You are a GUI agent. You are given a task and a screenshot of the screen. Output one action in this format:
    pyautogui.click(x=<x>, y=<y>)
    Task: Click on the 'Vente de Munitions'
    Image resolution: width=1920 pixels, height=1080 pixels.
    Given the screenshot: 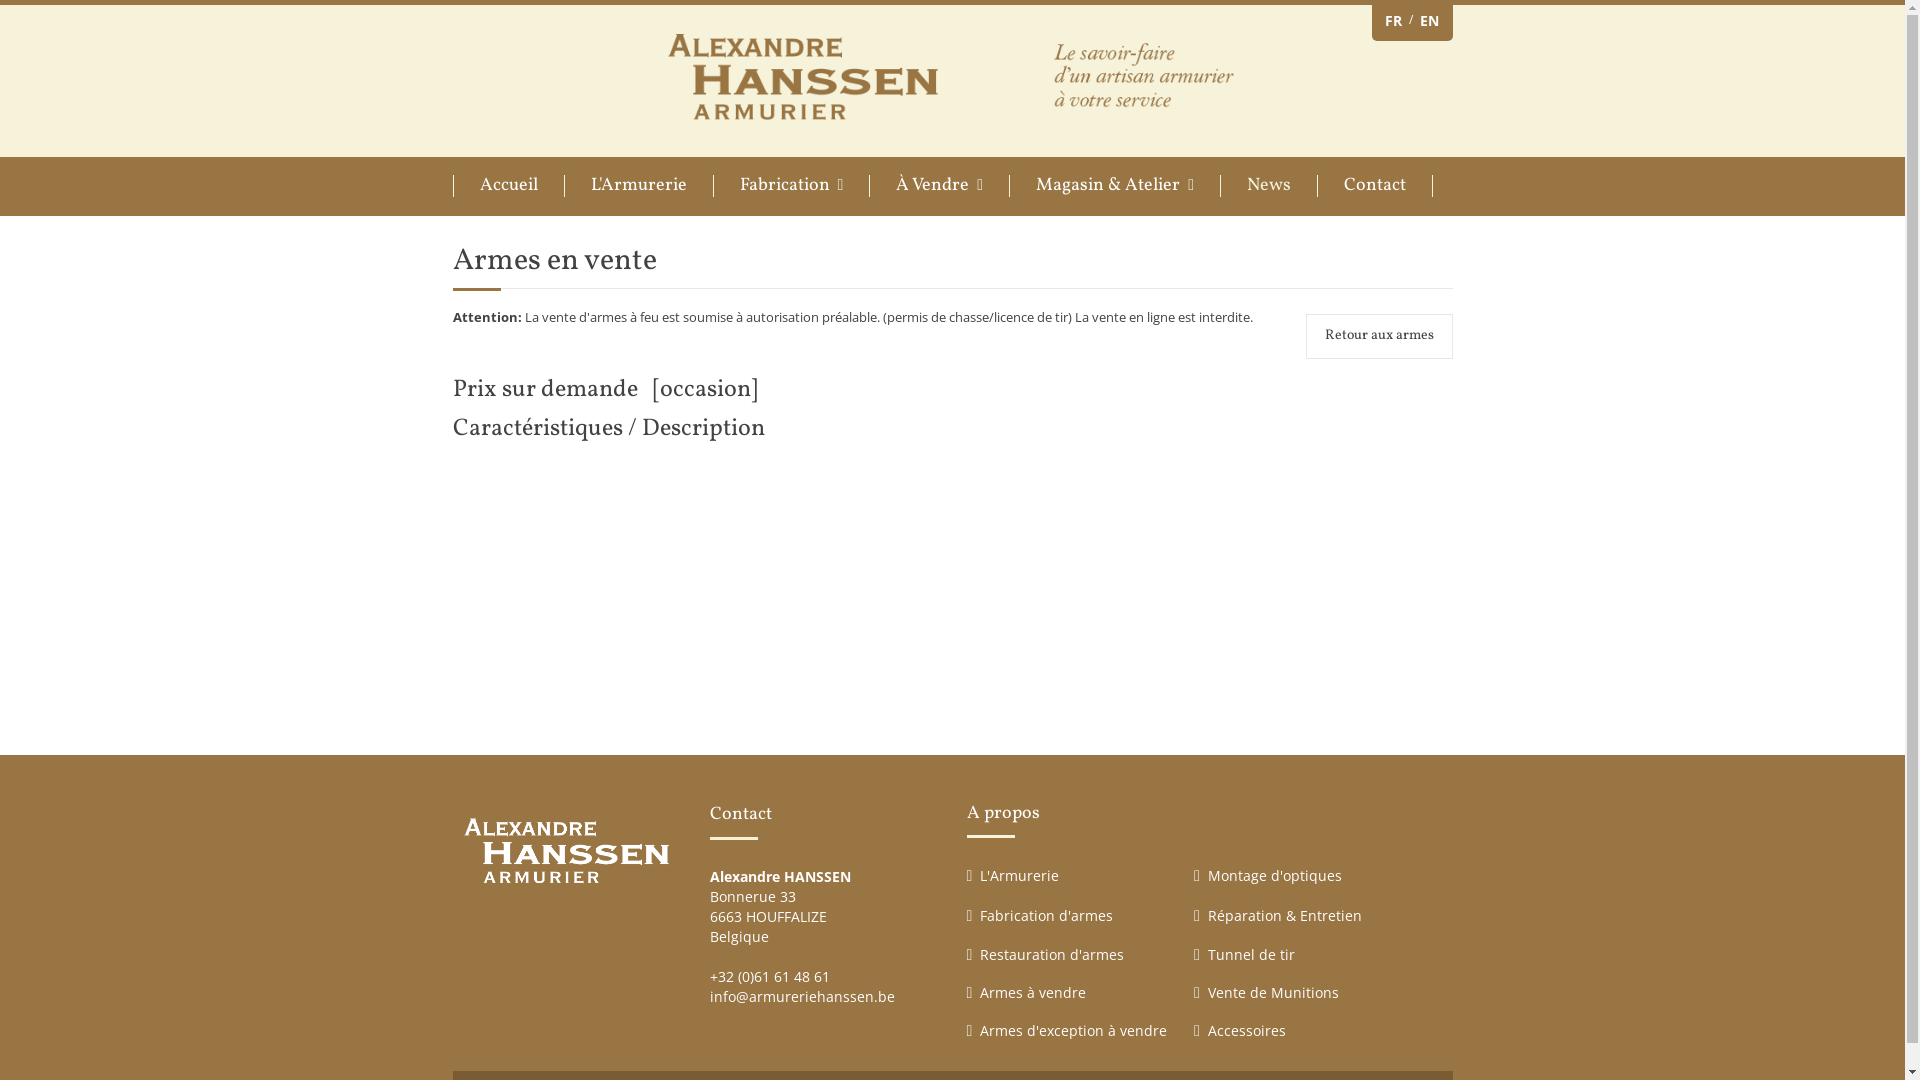 What is the action you would take?
    pyautogui.click(x=1272, y=992)
    